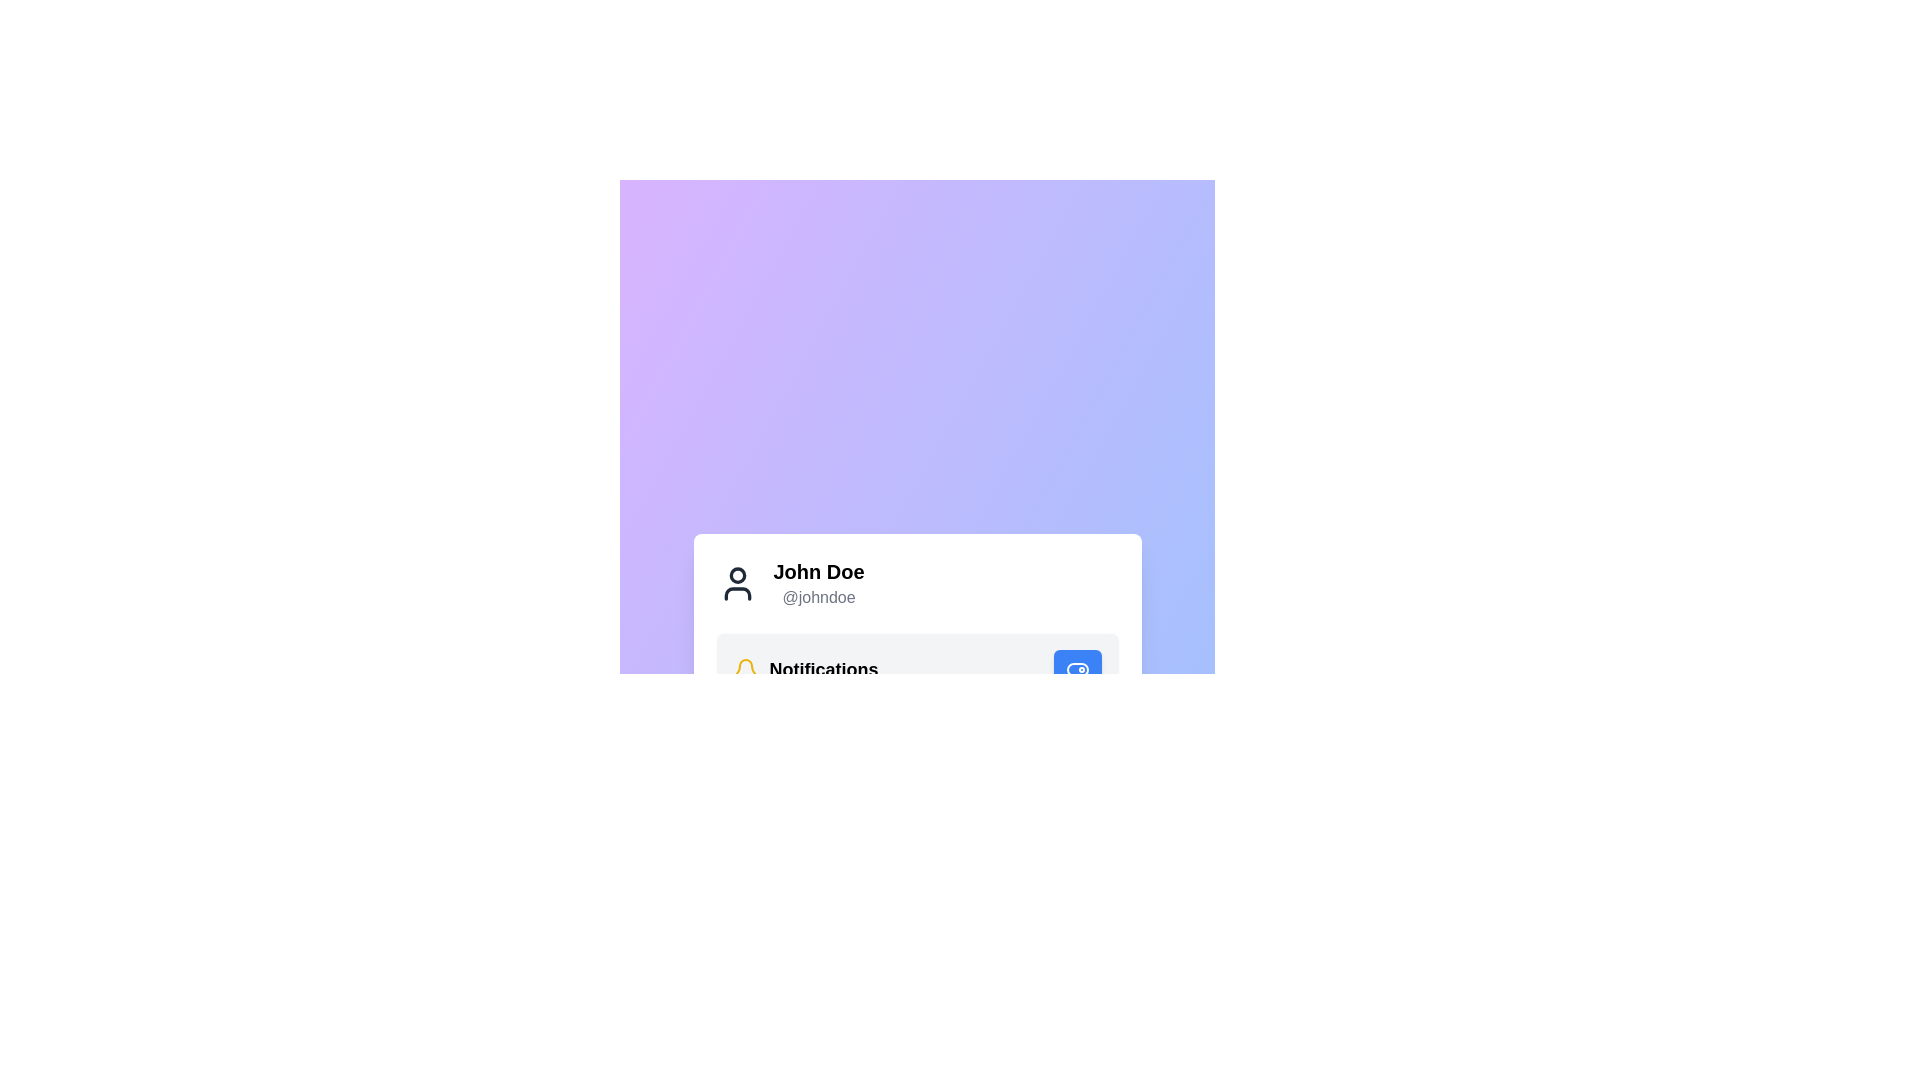 This screenshot has width=1920, height=1080. Describe the element at coordinates (819, 596) in the screenshot. I see `the text label displaying the username 'John Doe', which is positioned below the text 'John Doe' in the top-center of the interface` at that location.